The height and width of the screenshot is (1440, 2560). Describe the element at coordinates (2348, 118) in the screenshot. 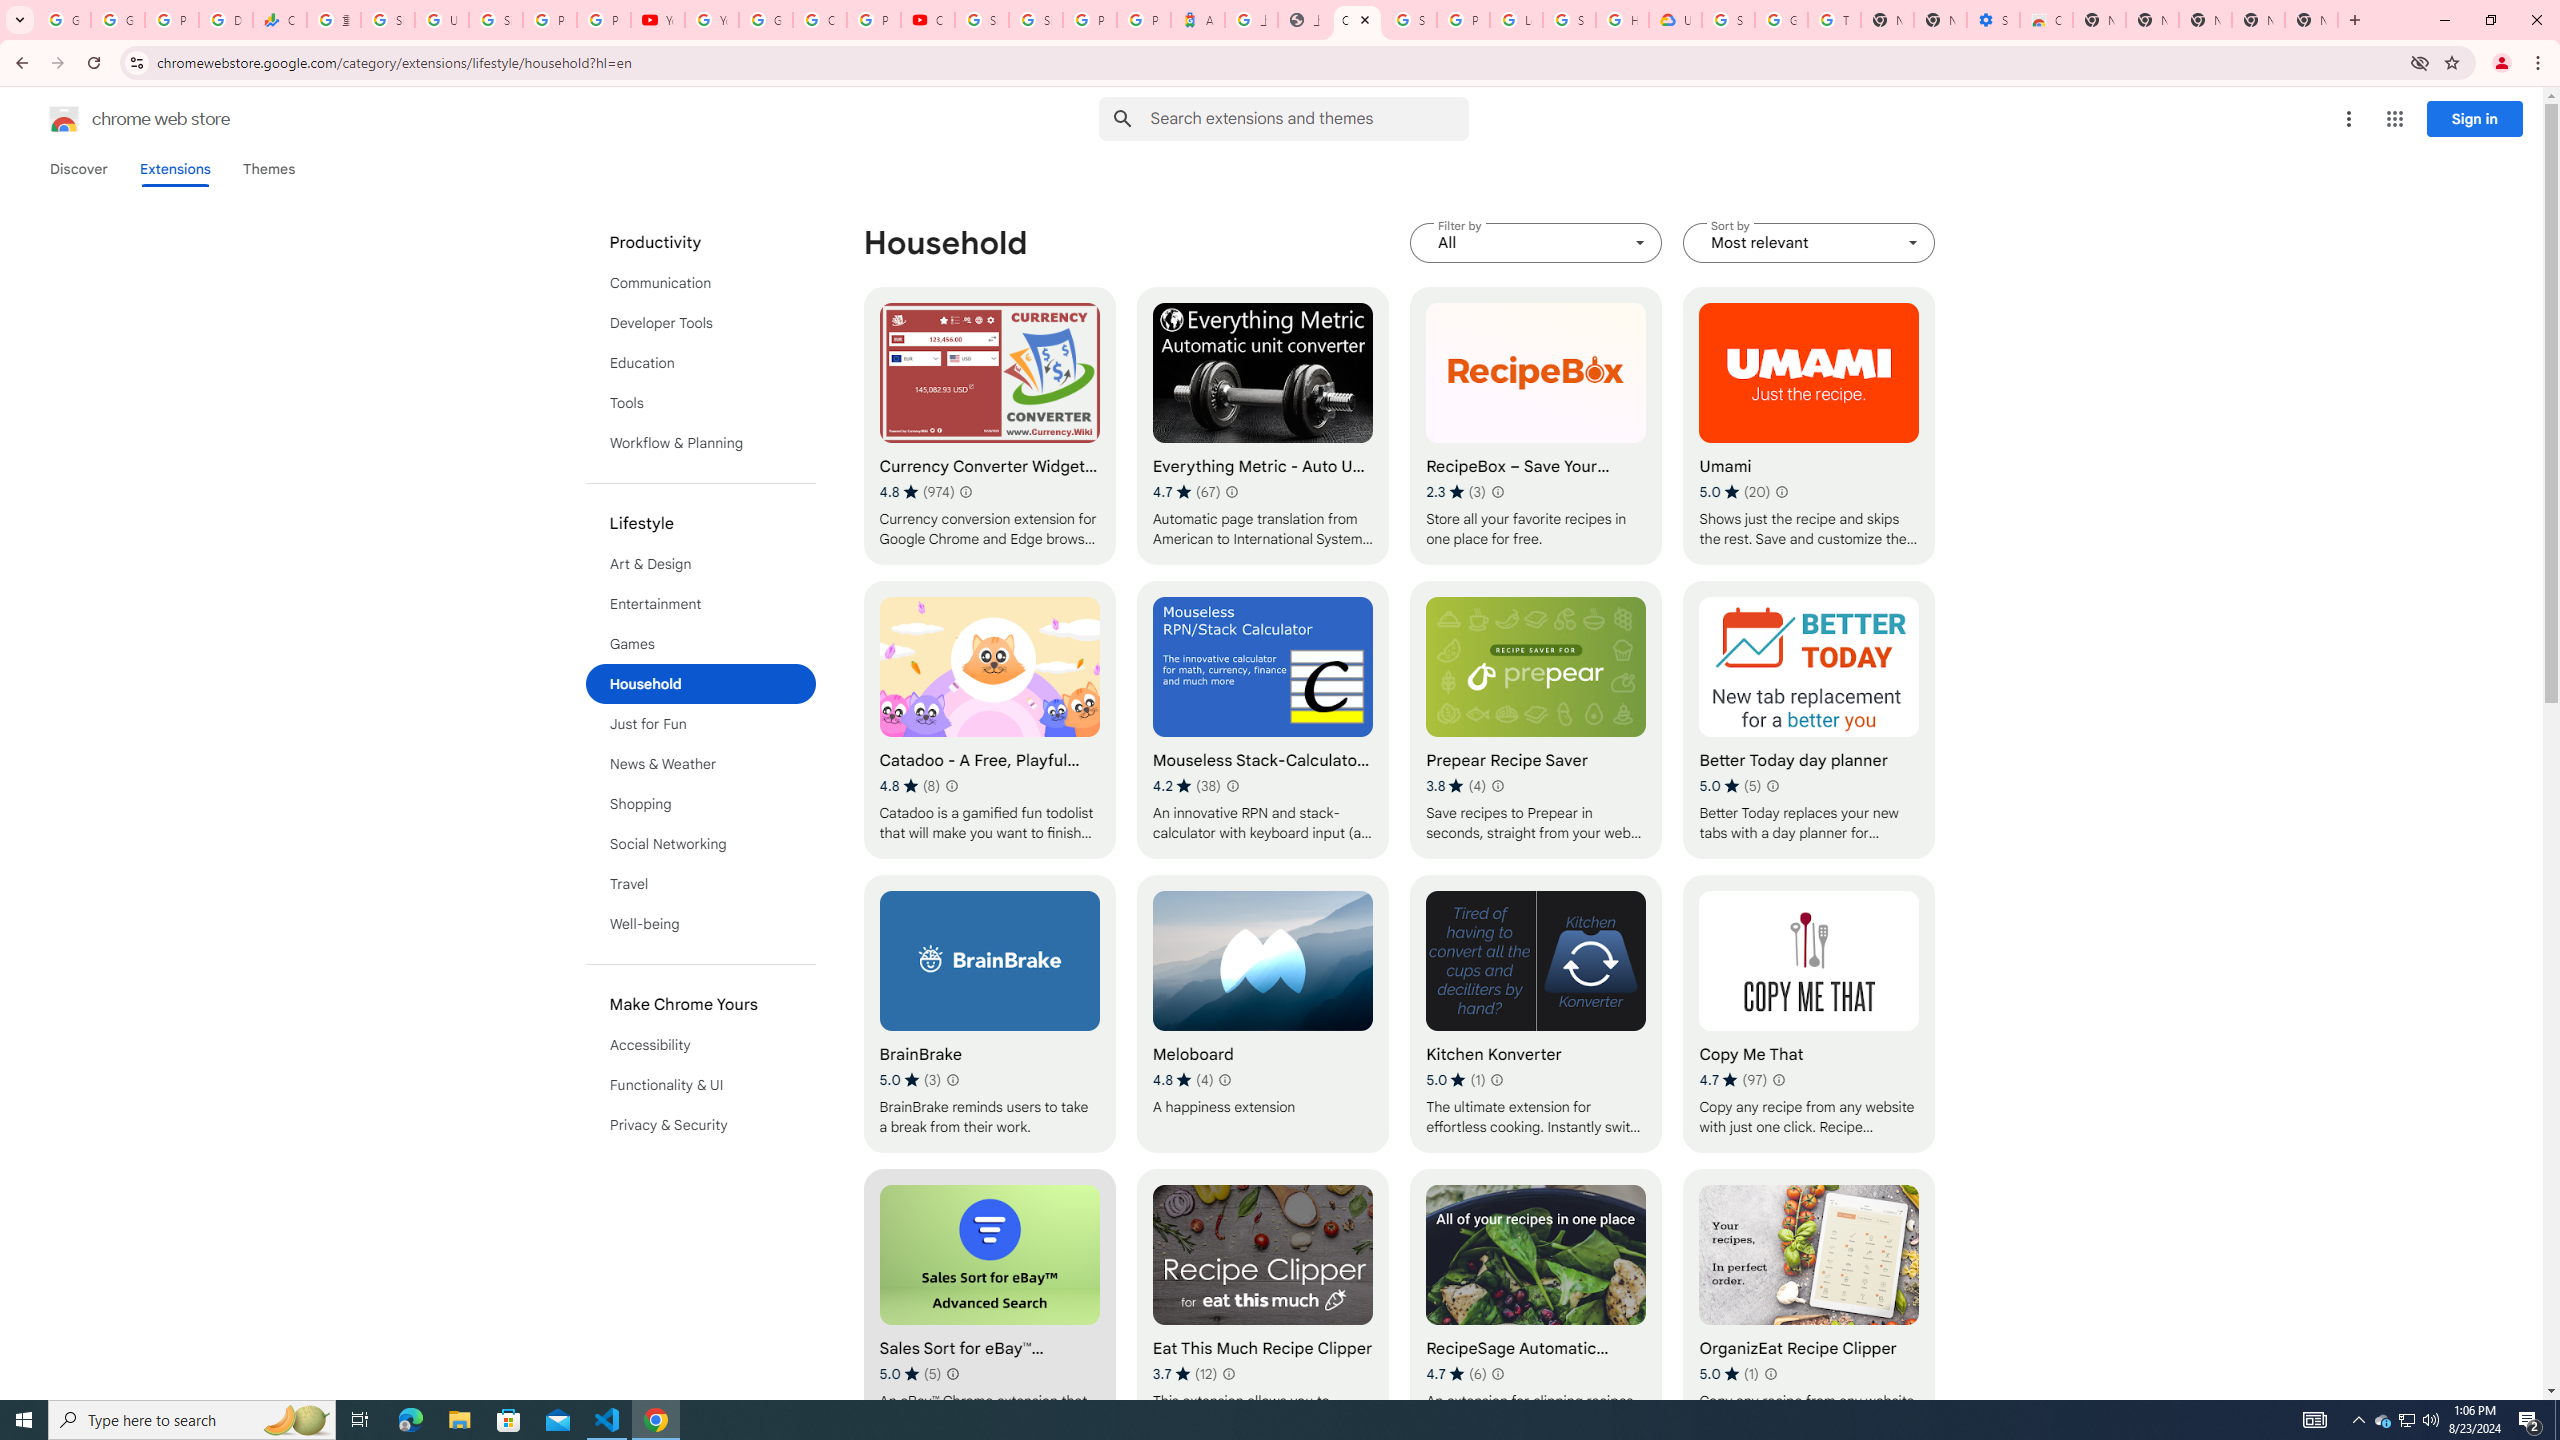

I see `'More options menu'` at that location.